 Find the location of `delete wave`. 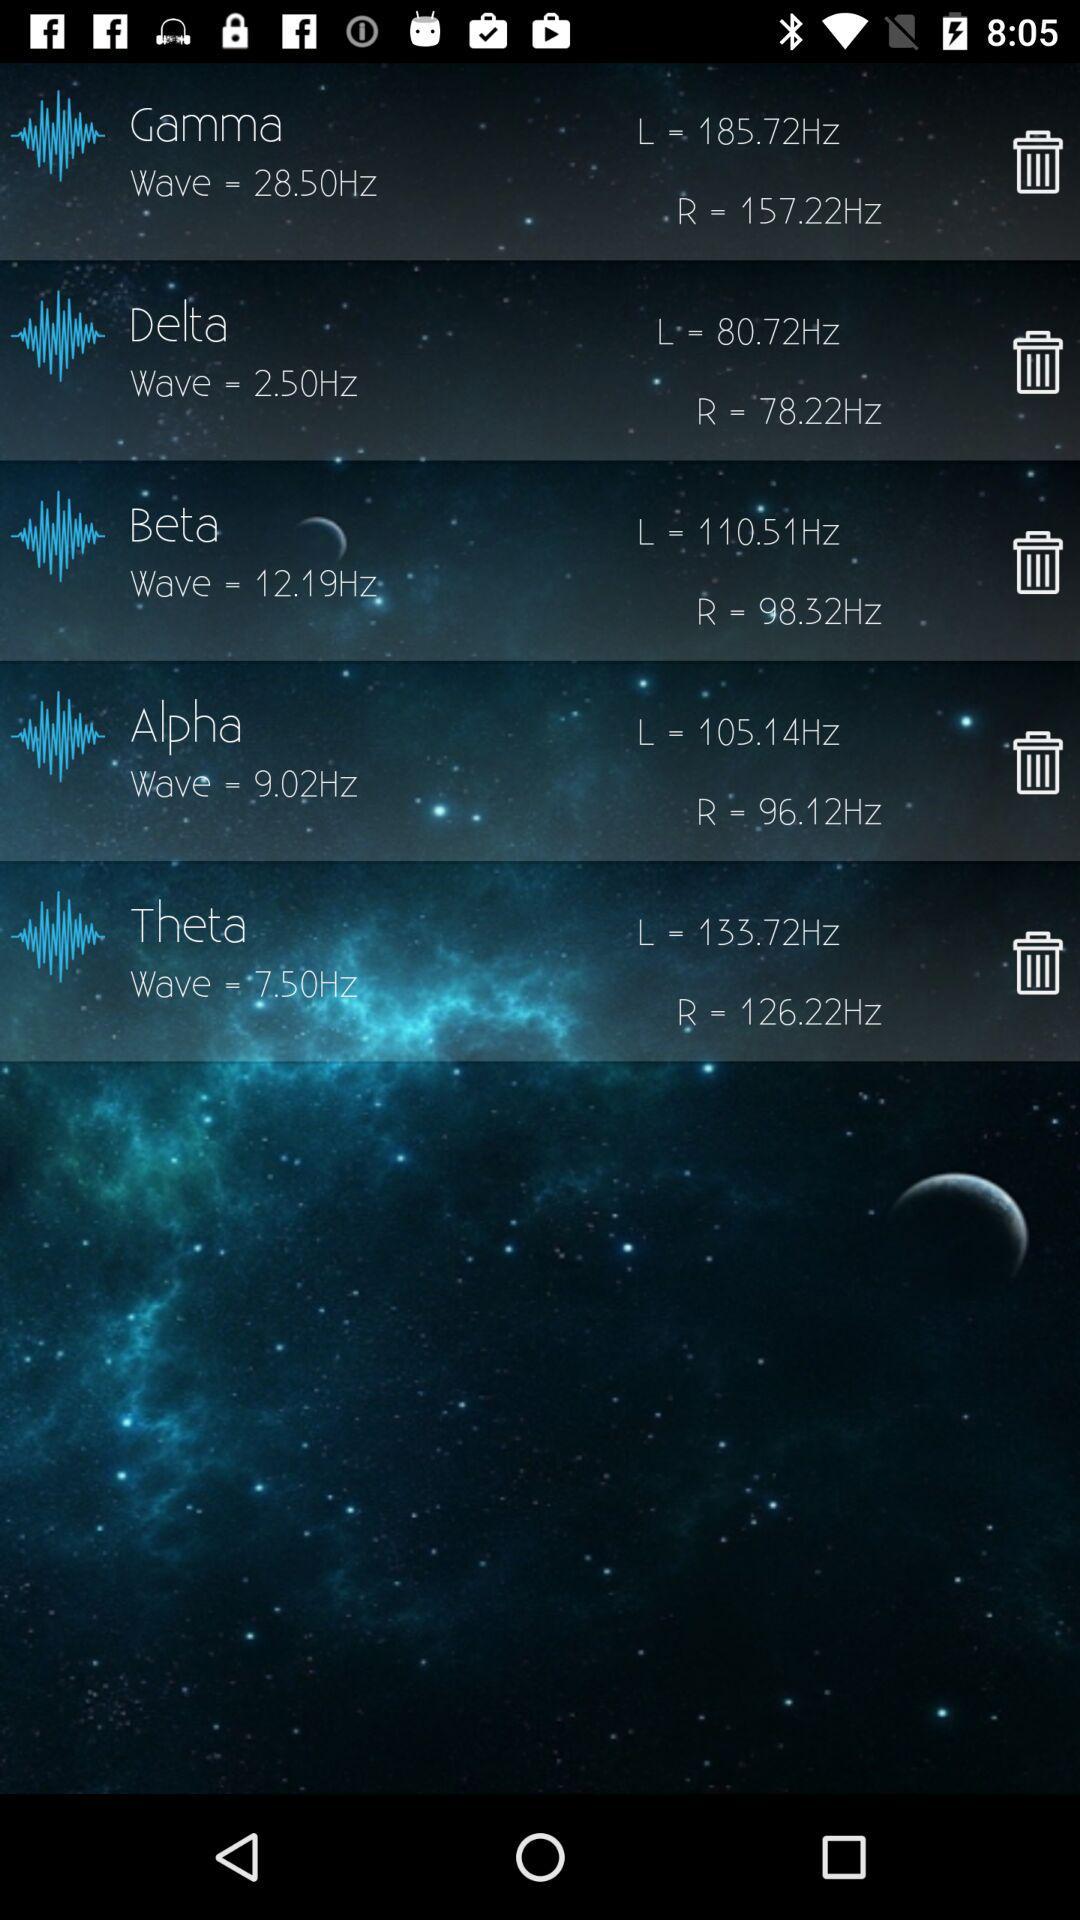

delete wave is located at coordinates (1036, 161).